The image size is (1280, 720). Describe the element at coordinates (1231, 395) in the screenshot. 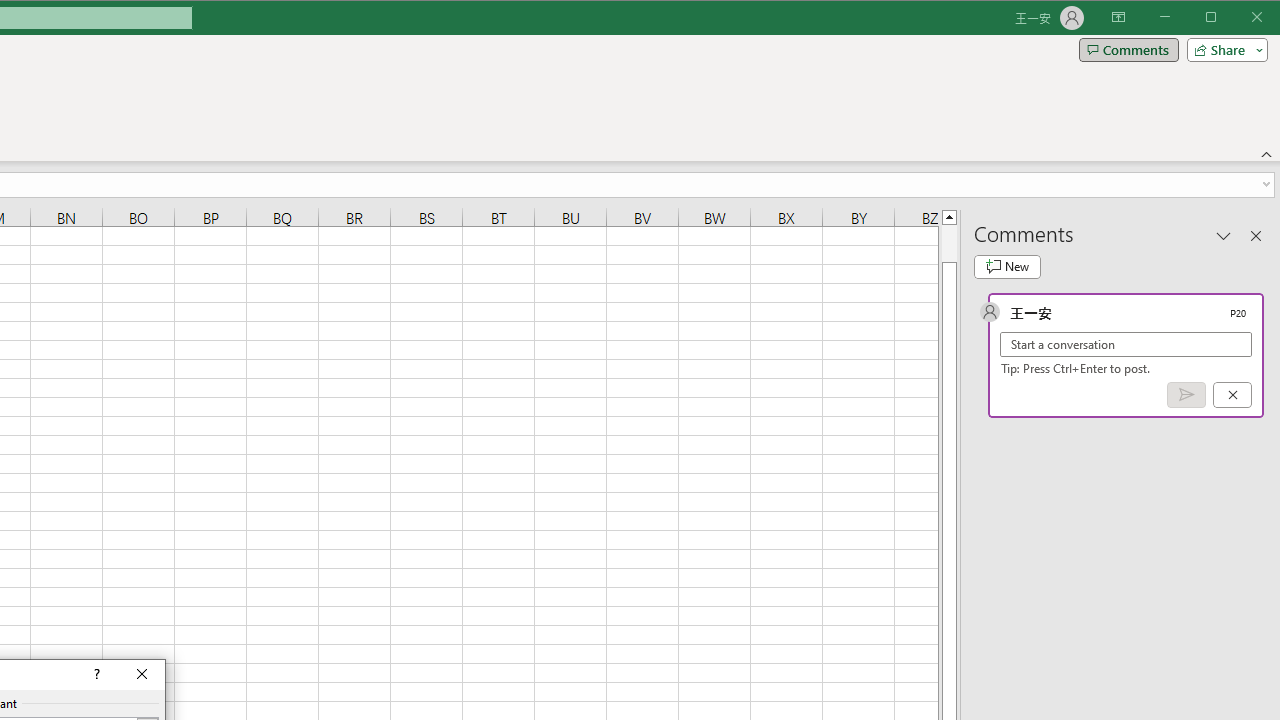

I see `'Cancel'` at that location.